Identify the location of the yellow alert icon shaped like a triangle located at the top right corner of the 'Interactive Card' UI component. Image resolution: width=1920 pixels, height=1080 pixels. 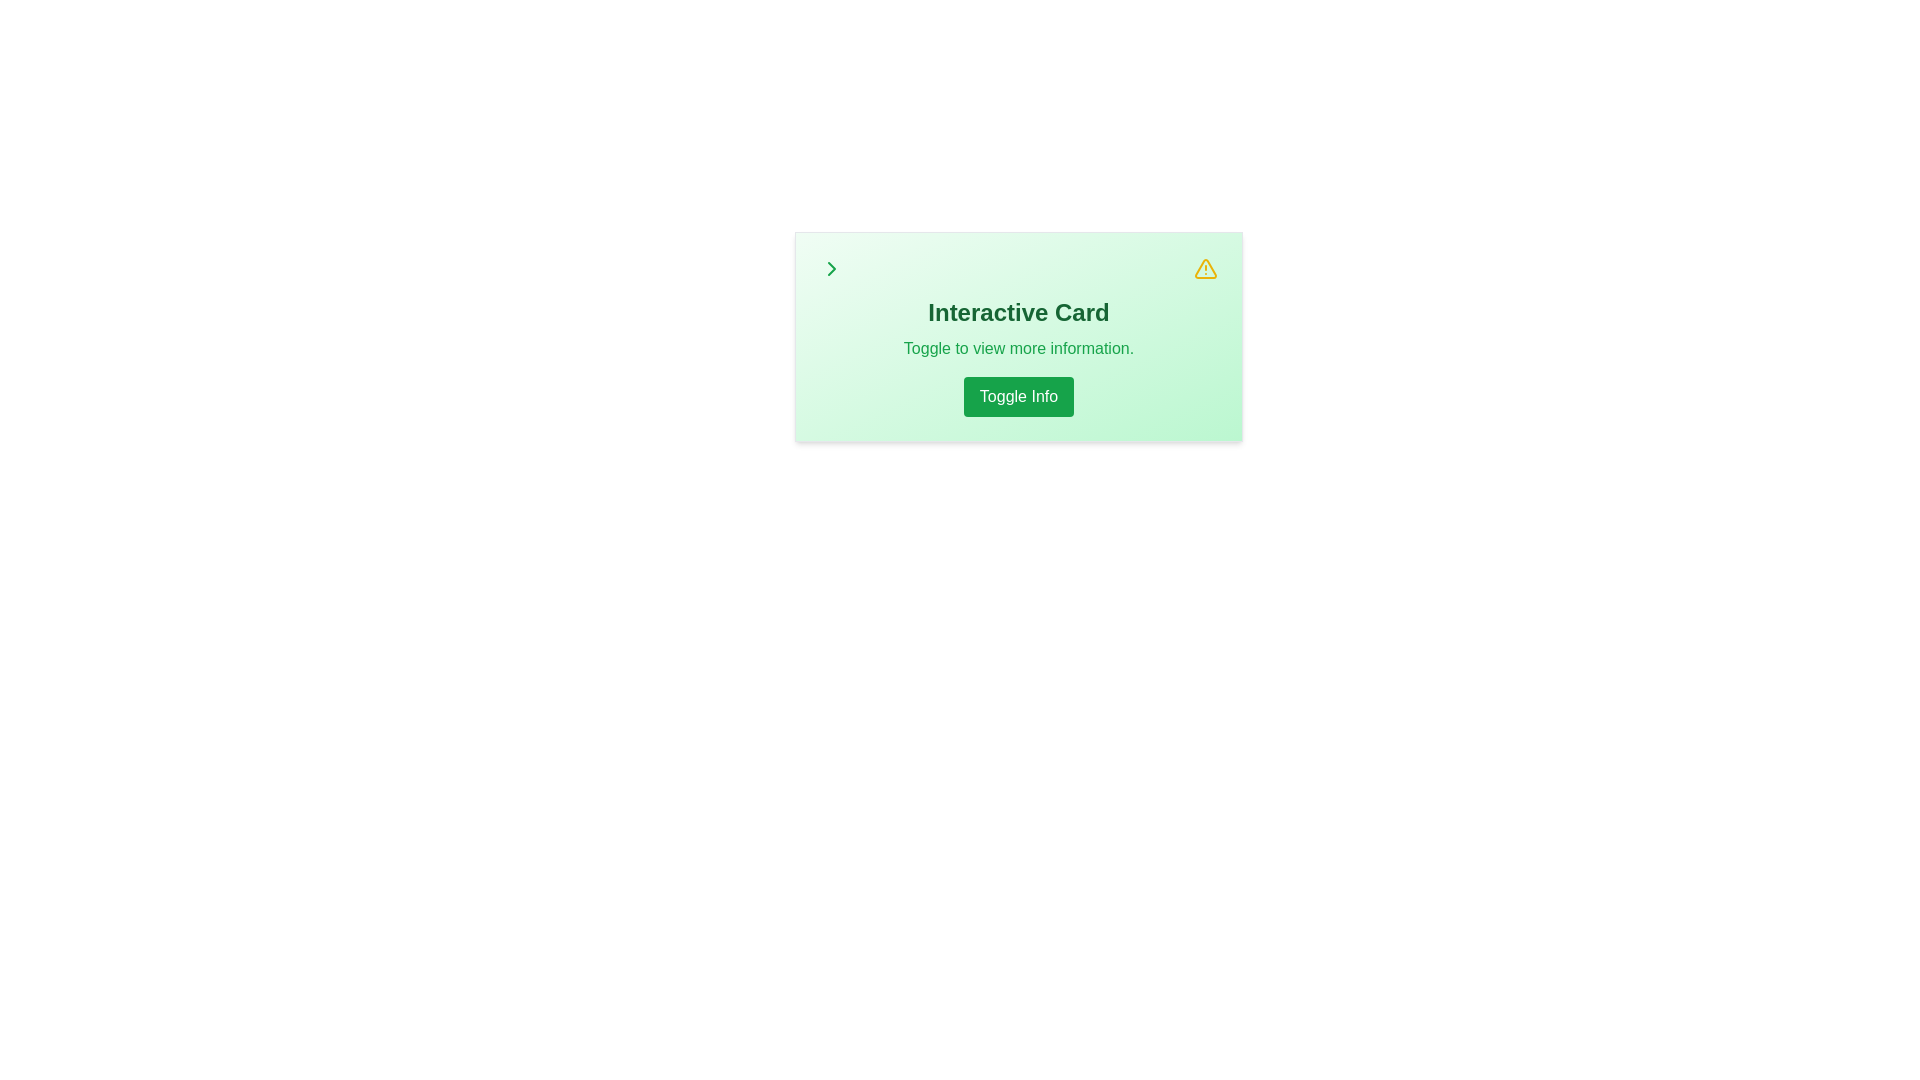
(1204, 268).